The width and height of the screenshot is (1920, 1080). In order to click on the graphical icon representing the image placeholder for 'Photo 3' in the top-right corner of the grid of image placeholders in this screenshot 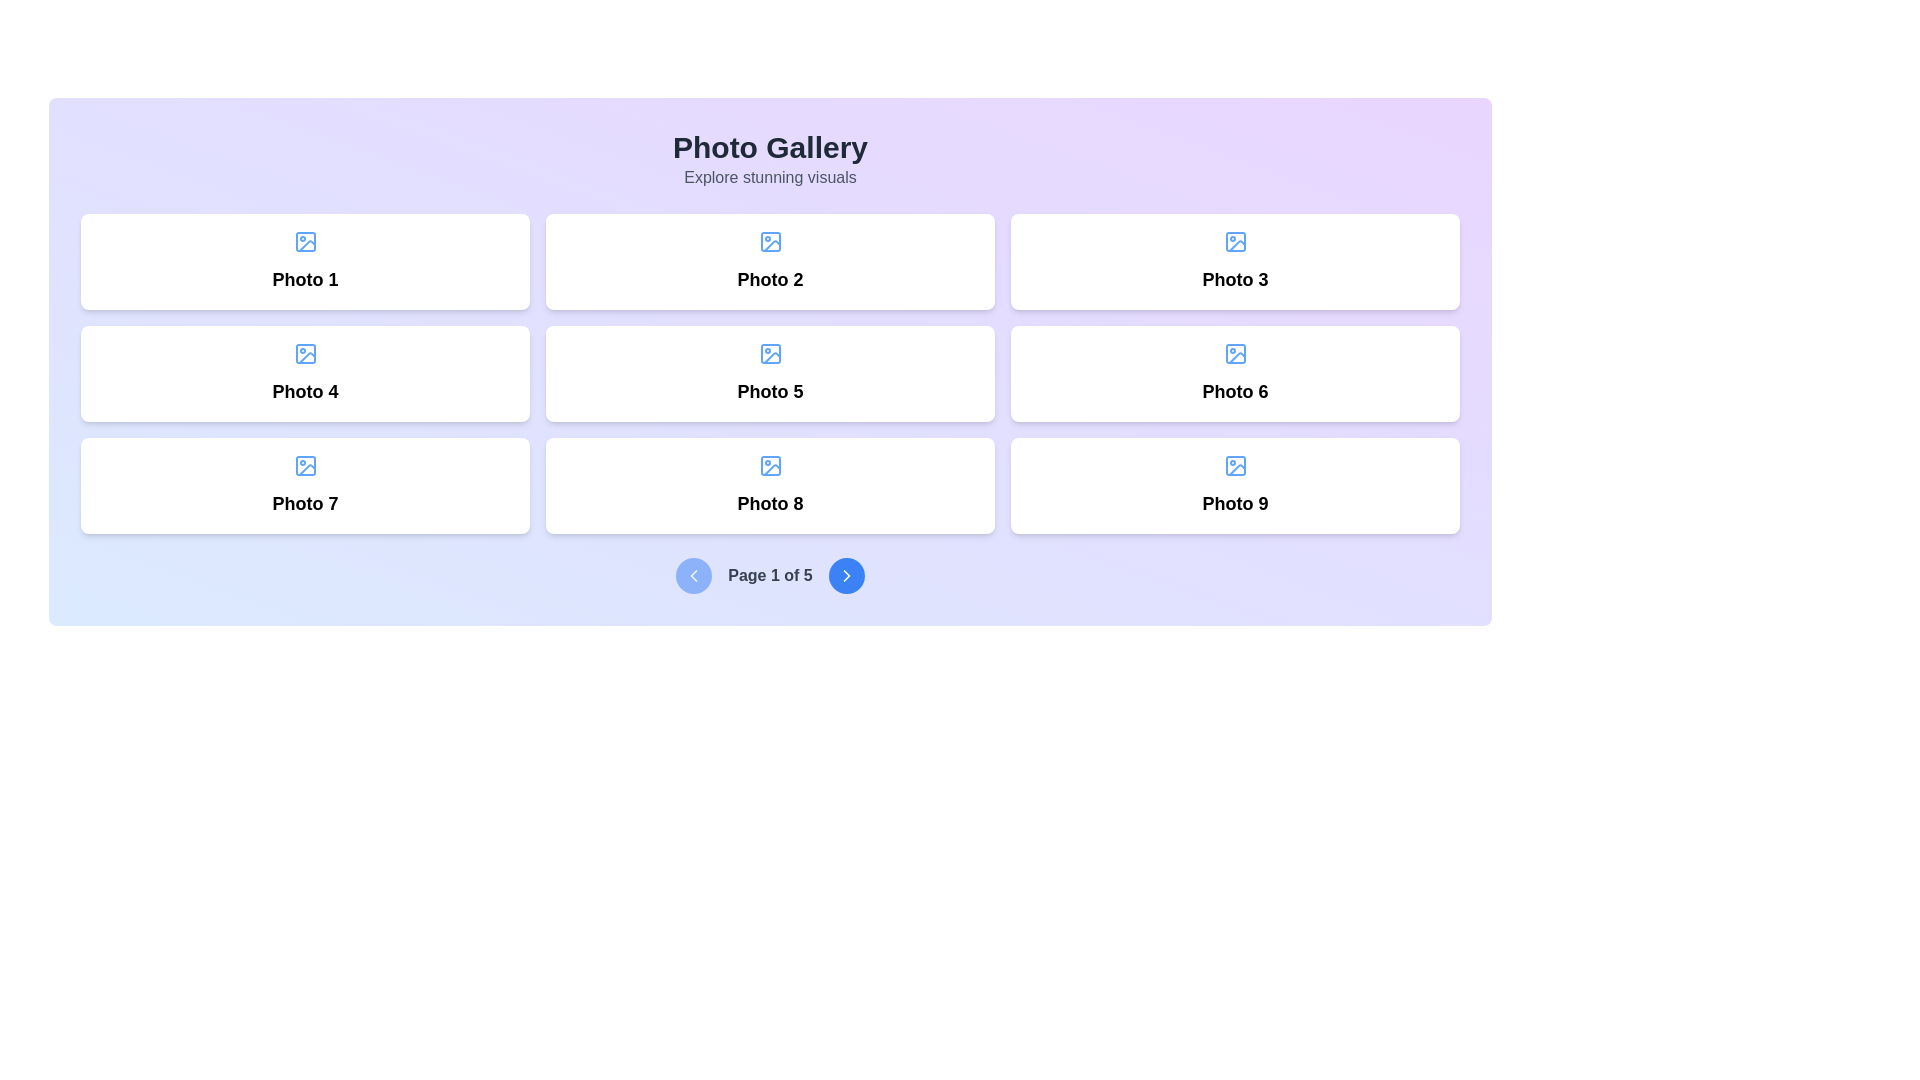, I will do `click(1234, 241)`.